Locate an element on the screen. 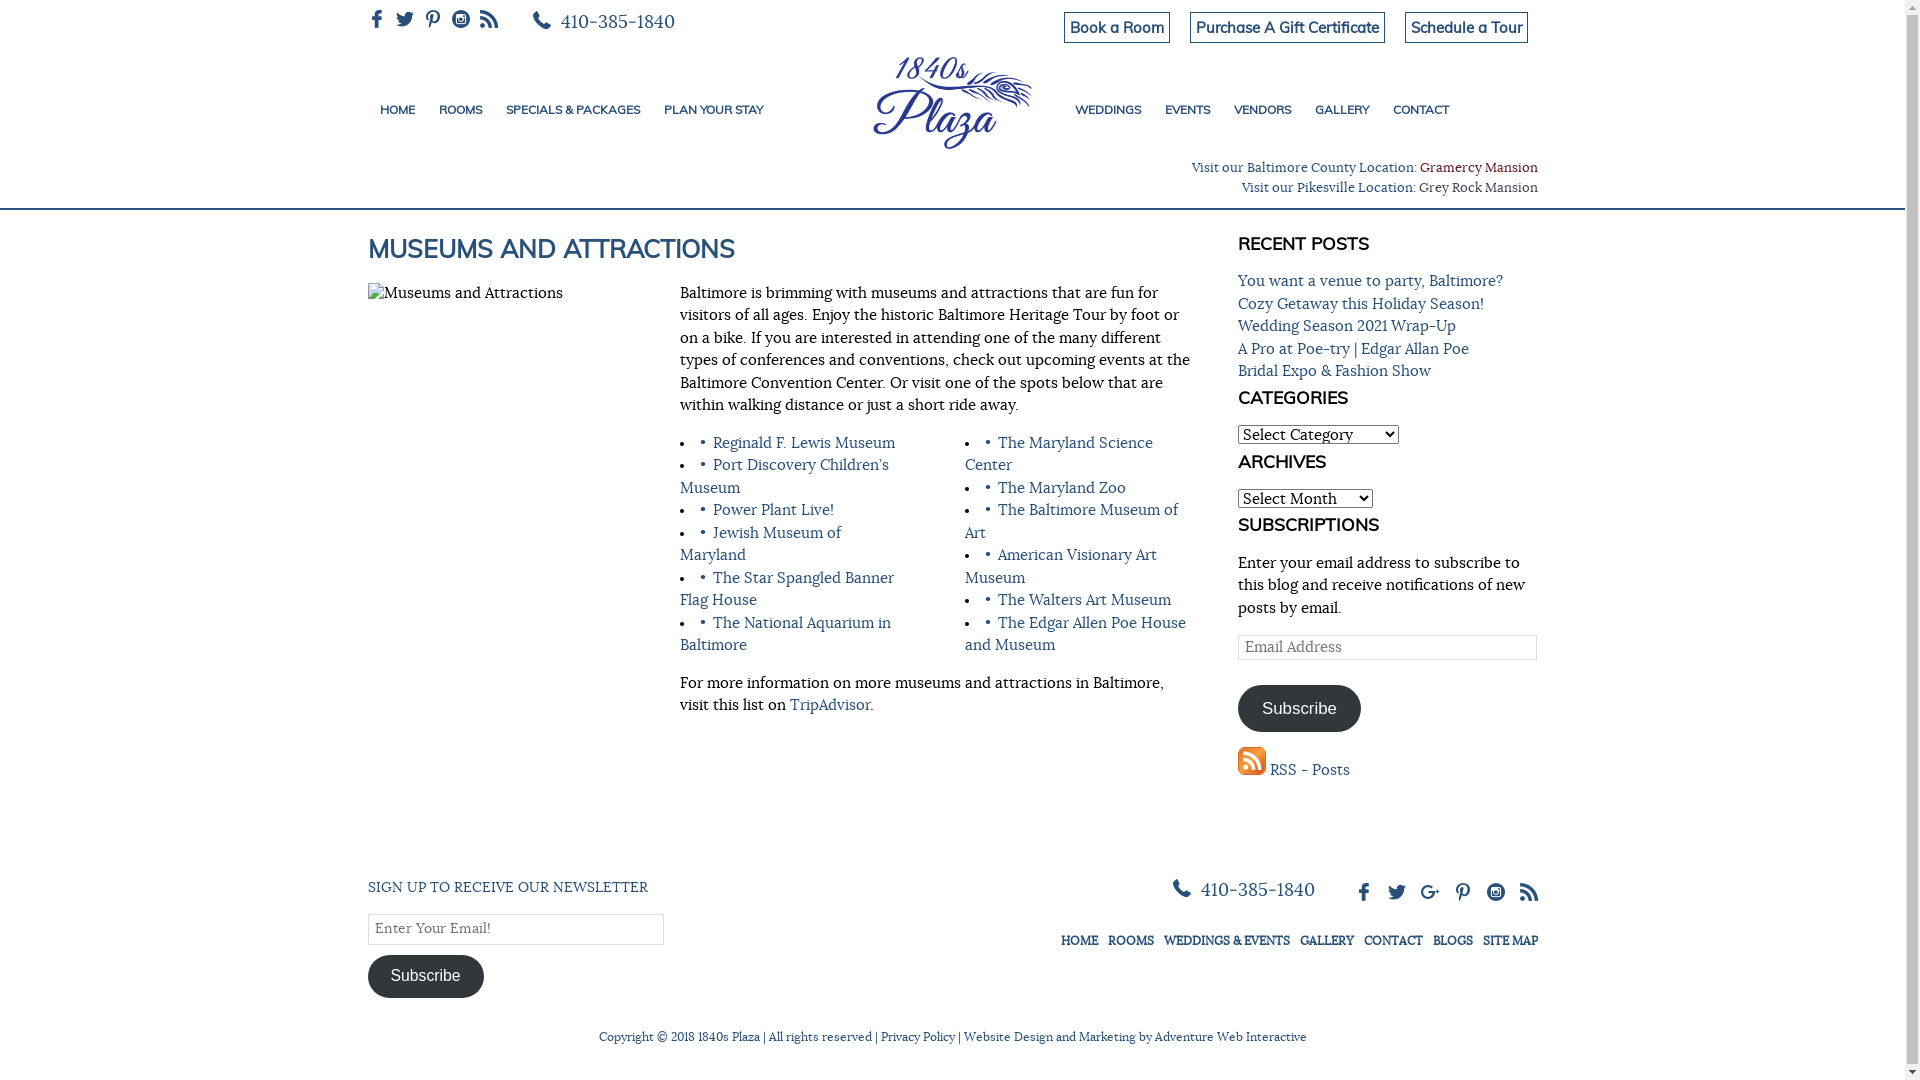  'Subscribe' is located at coordinates (1300, 707).